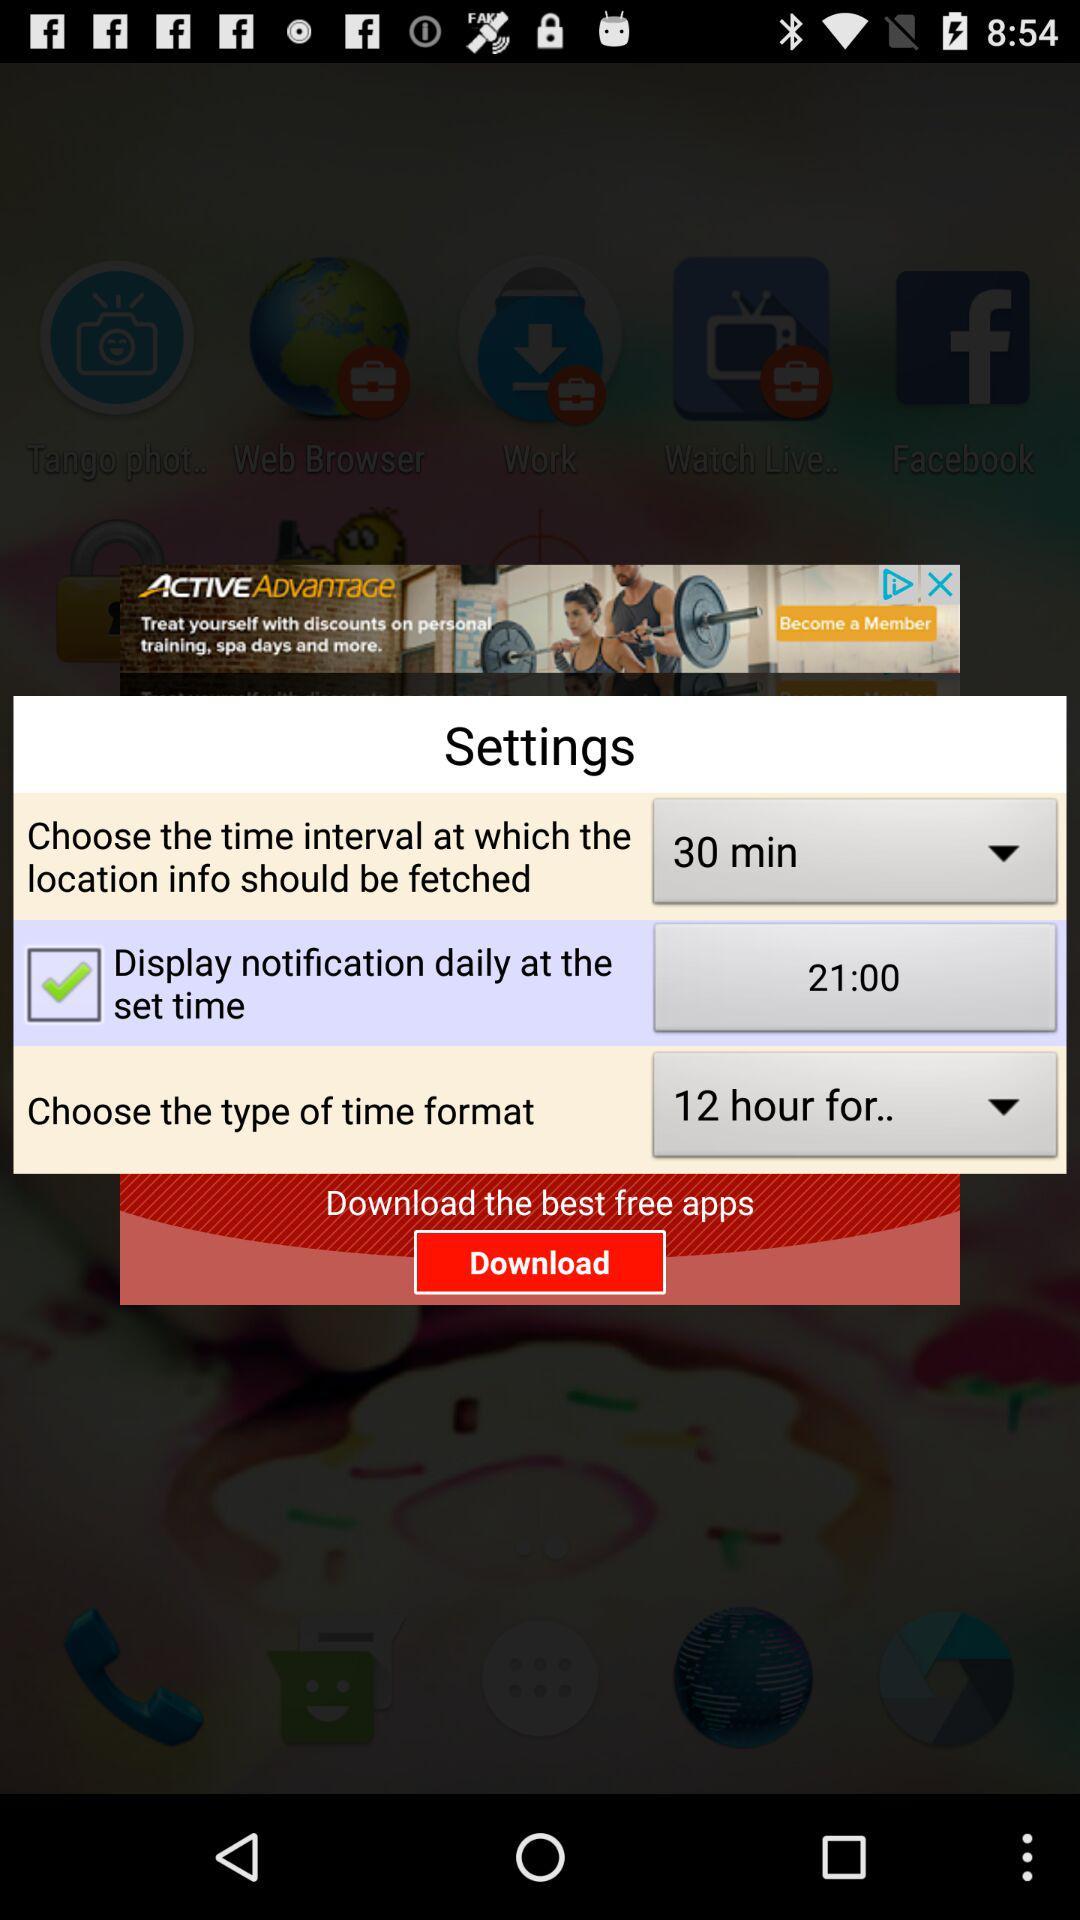  What do you see at coordinates (540, 629) in the screenshot?
I see `advertisement` at bounding box center [540, 629].